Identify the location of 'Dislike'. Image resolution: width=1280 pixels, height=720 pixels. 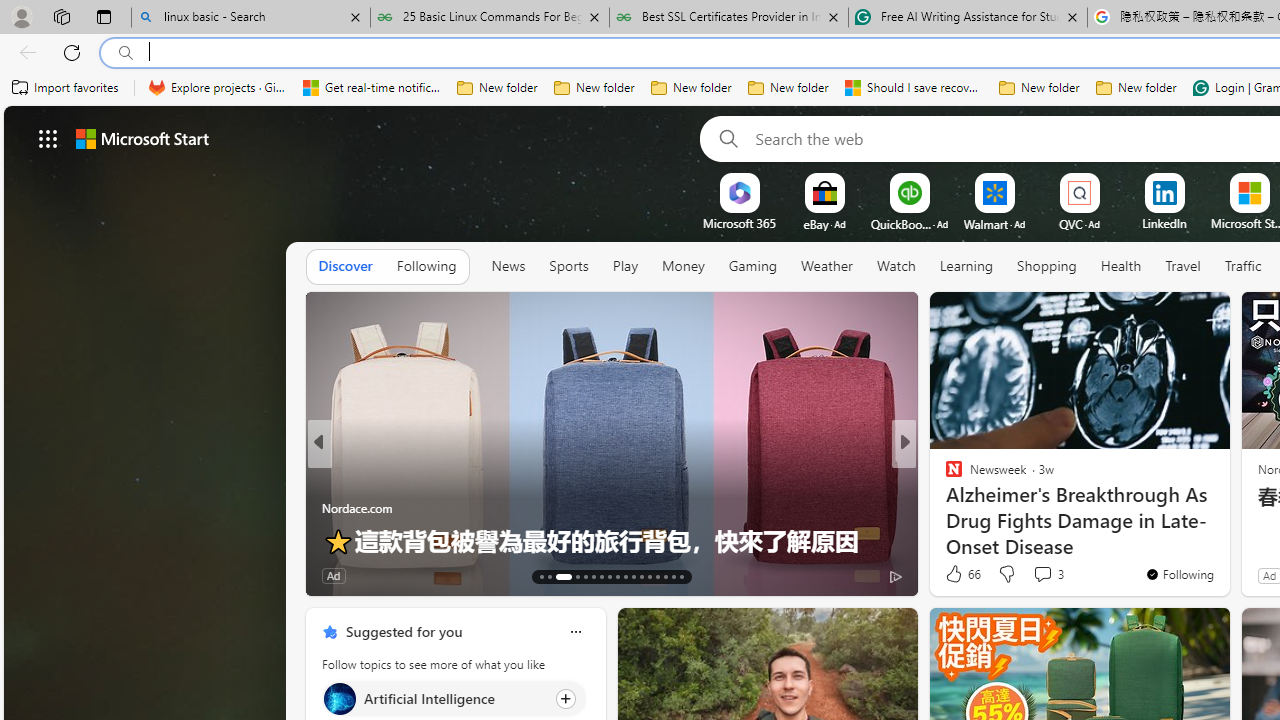
(1006, 574).